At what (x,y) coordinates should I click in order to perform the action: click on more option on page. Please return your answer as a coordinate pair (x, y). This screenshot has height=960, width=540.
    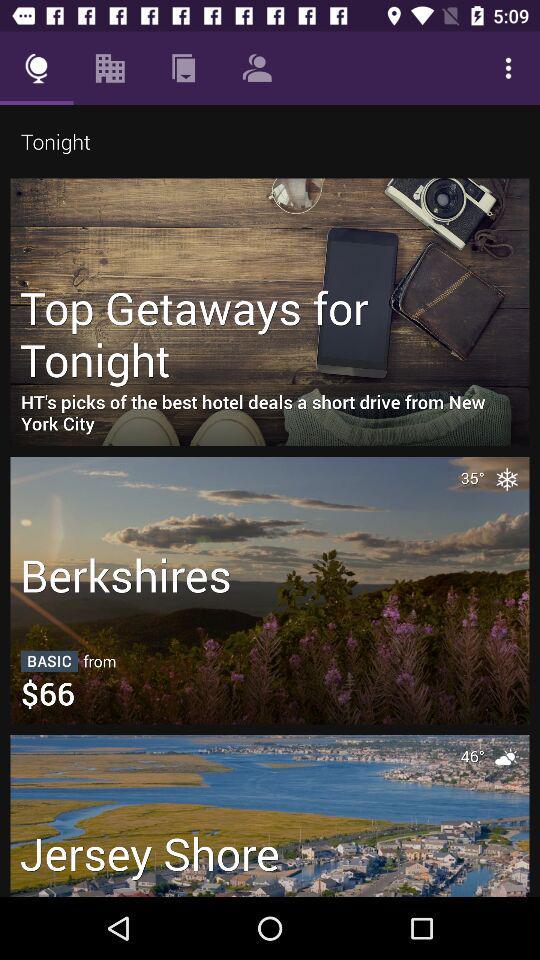
    Looking at the image, I should click on (508, 68).